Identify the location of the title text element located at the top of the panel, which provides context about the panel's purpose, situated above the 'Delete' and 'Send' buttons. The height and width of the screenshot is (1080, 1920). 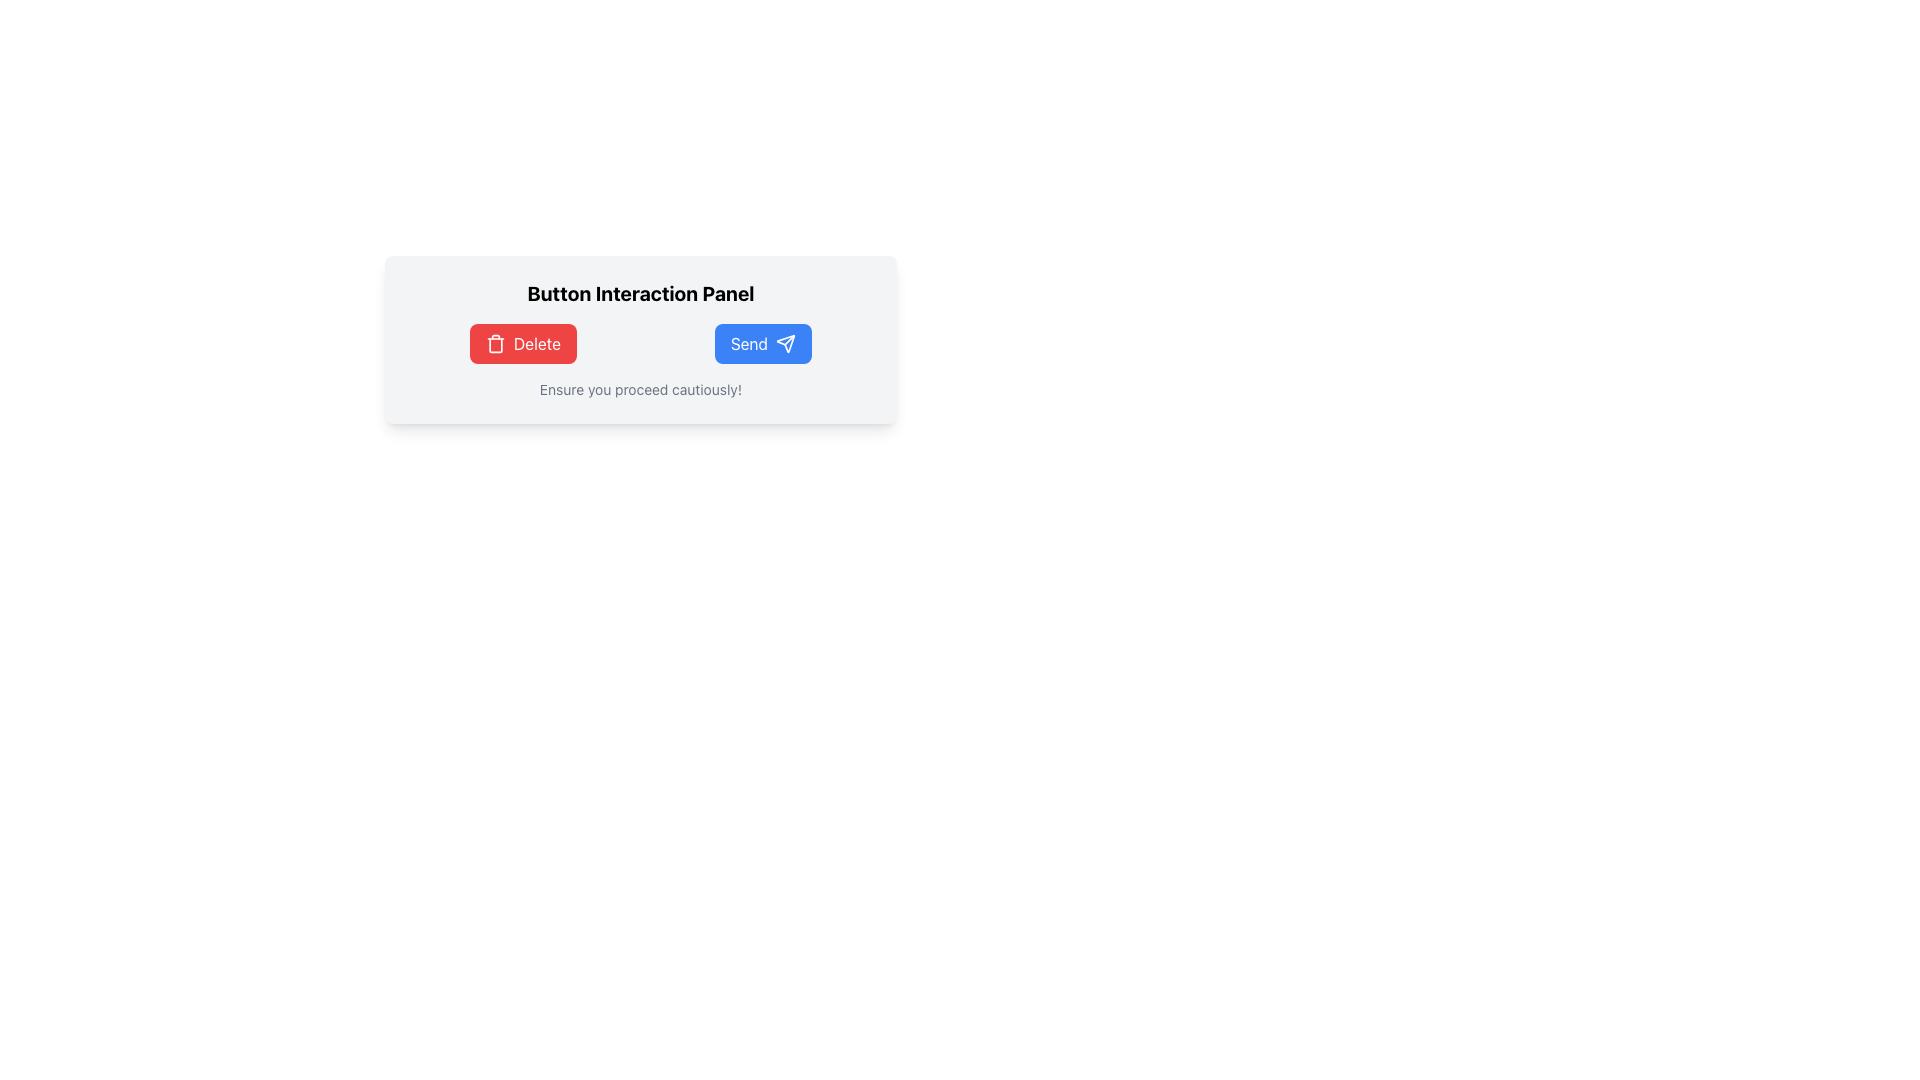
(641, 293).